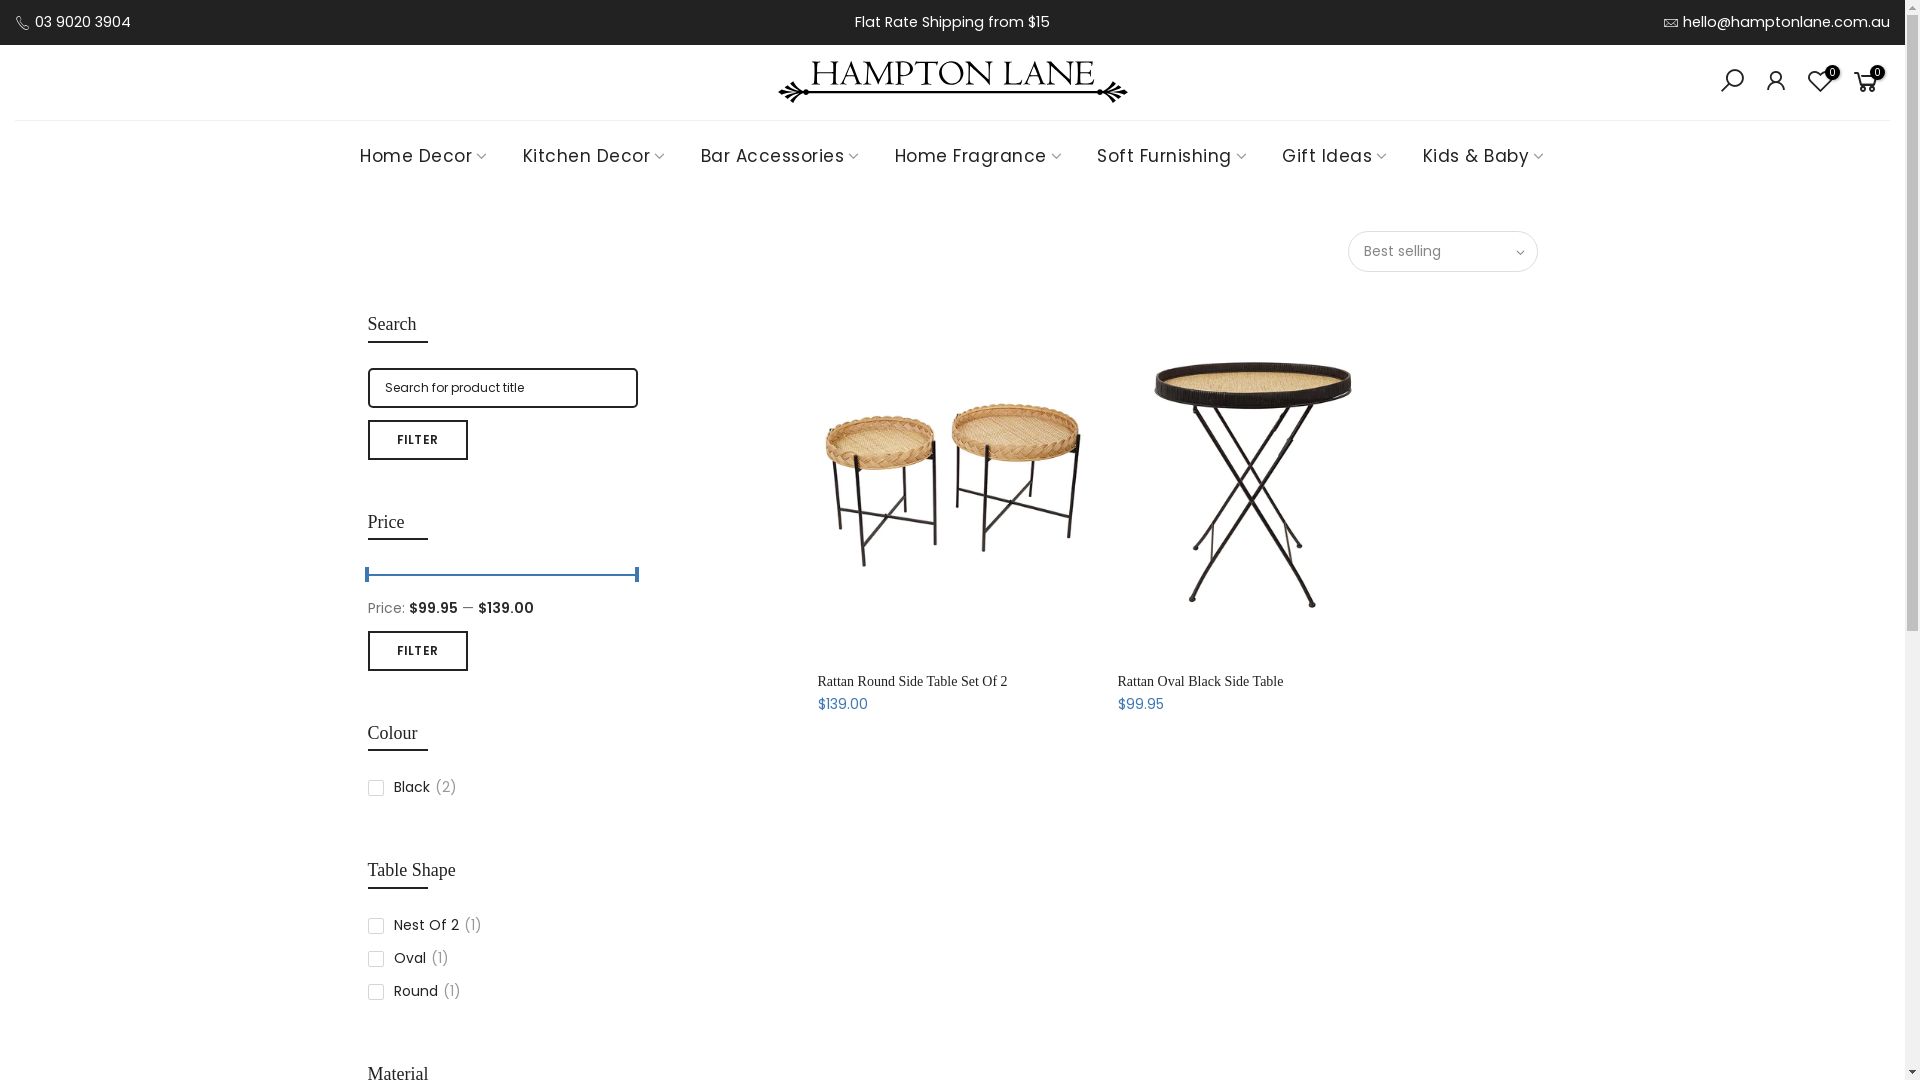 The image size is (1920, 1080). What do you see at coordinates (1819, 82) in the screenshot?
I see `'0'` at bounding box center [1819, 82].